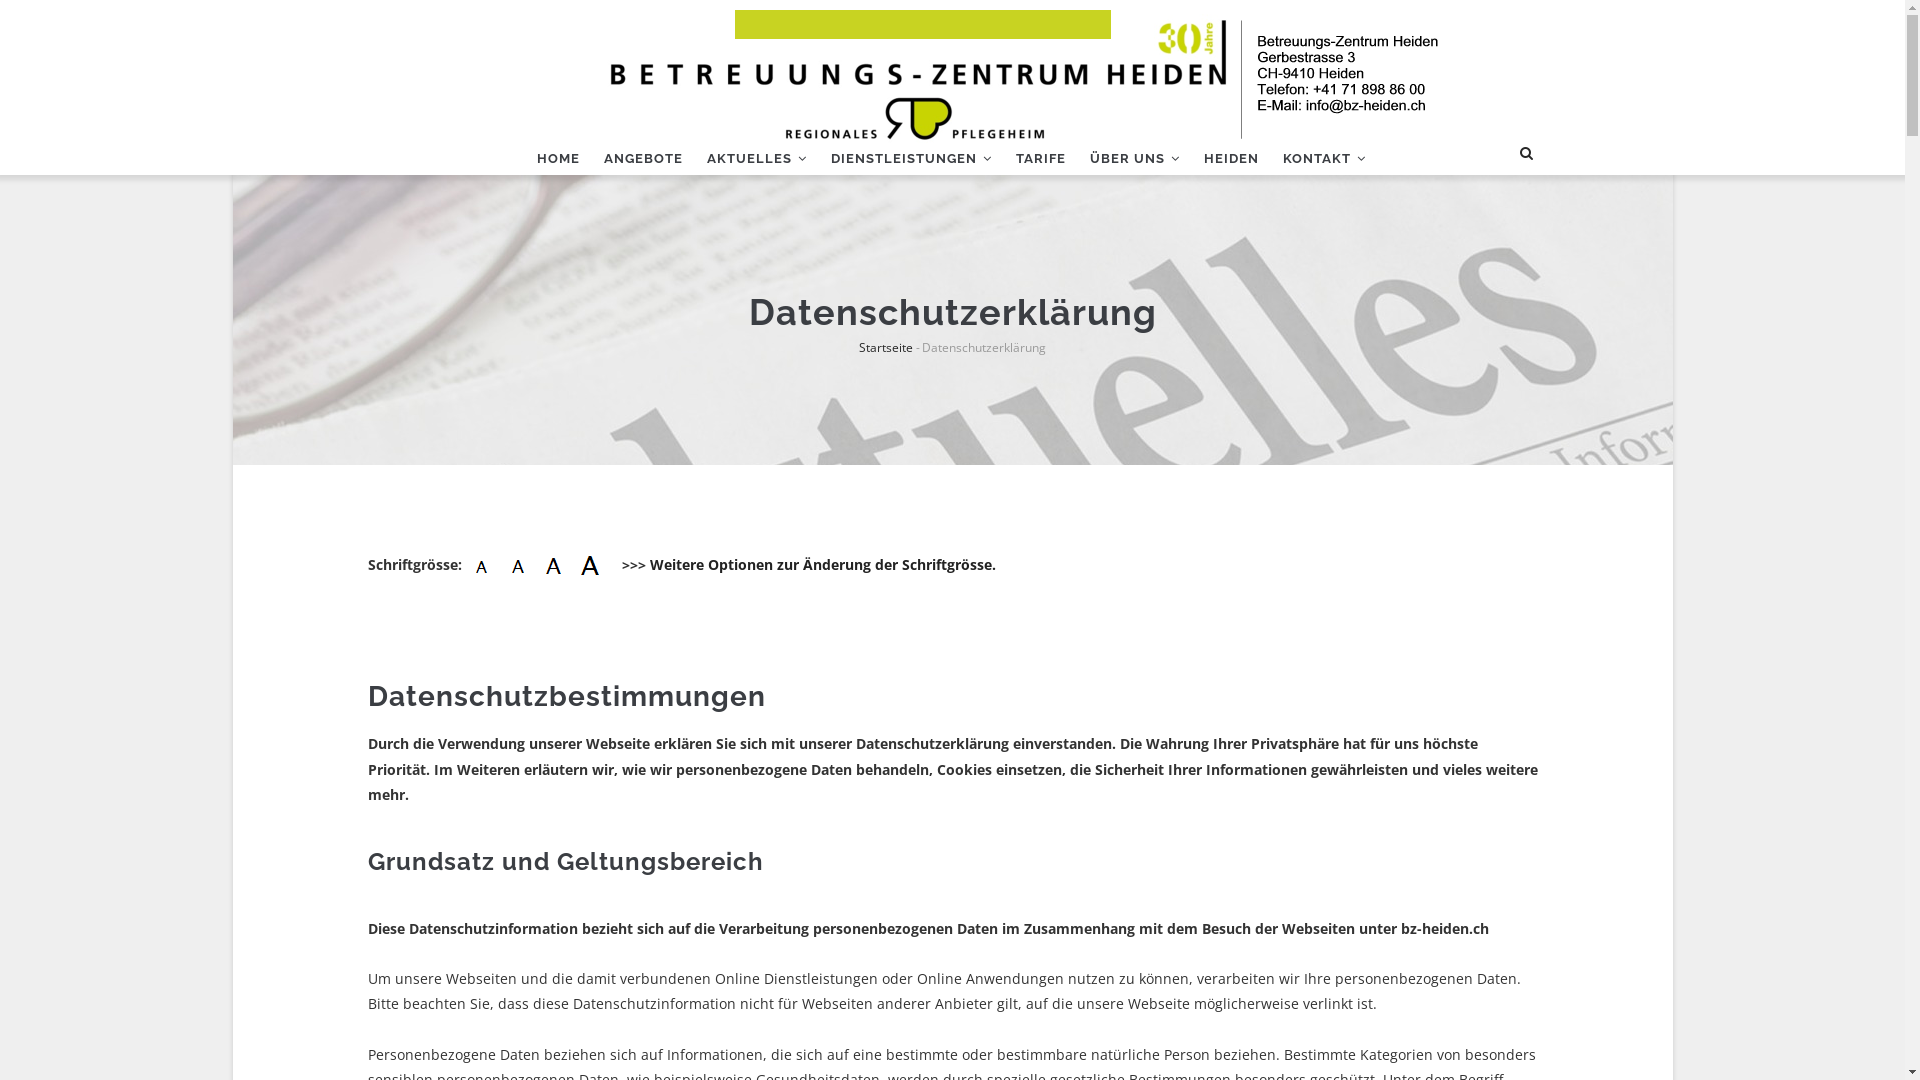 This screenshot has width=1920, height=1080. What do you see at coordinates (643, 157) in the screenshot?
I see `'ANGEBOTE'` at bounding box center [643, 157].